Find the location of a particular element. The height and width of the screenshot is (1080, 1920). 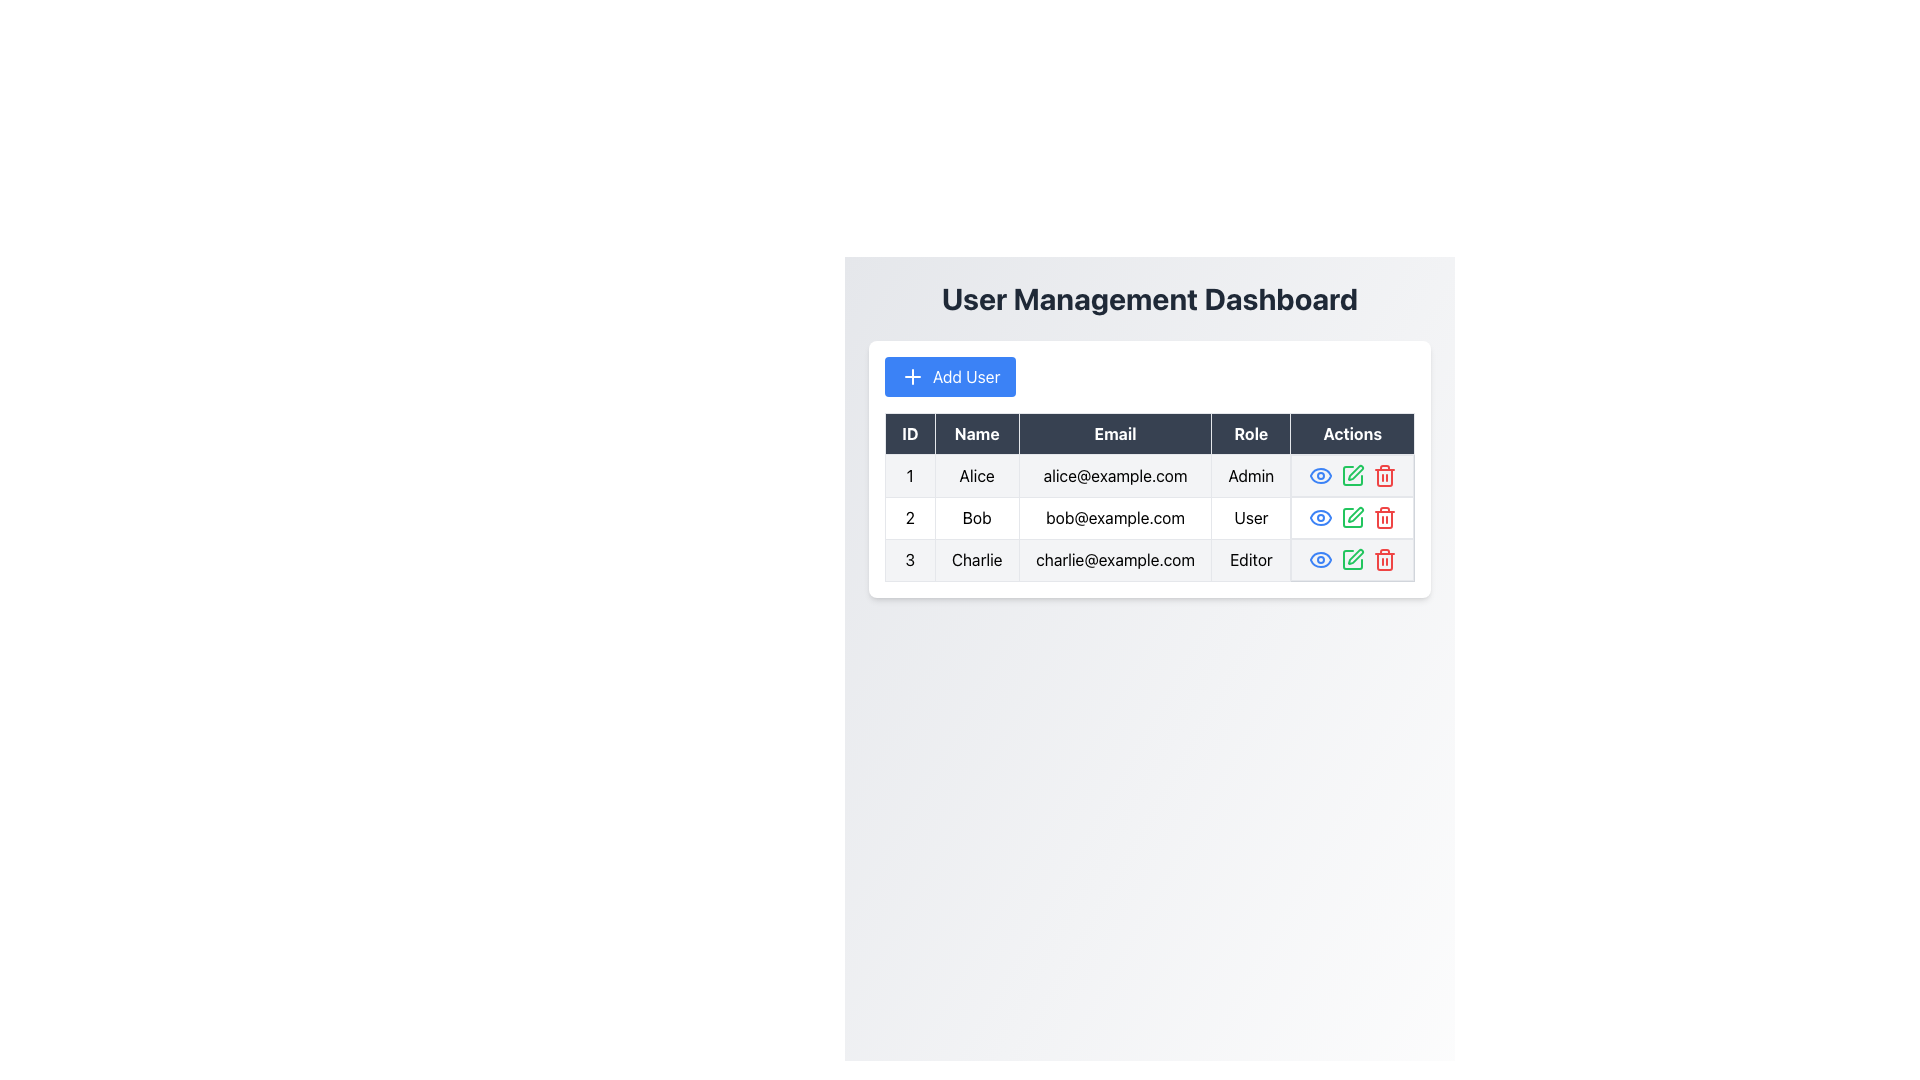

the Table Header Cell labeled 'ID', which is styled with a dark background and is the leftmost element in the header row of a table structure is located at coordinates (909, 433).